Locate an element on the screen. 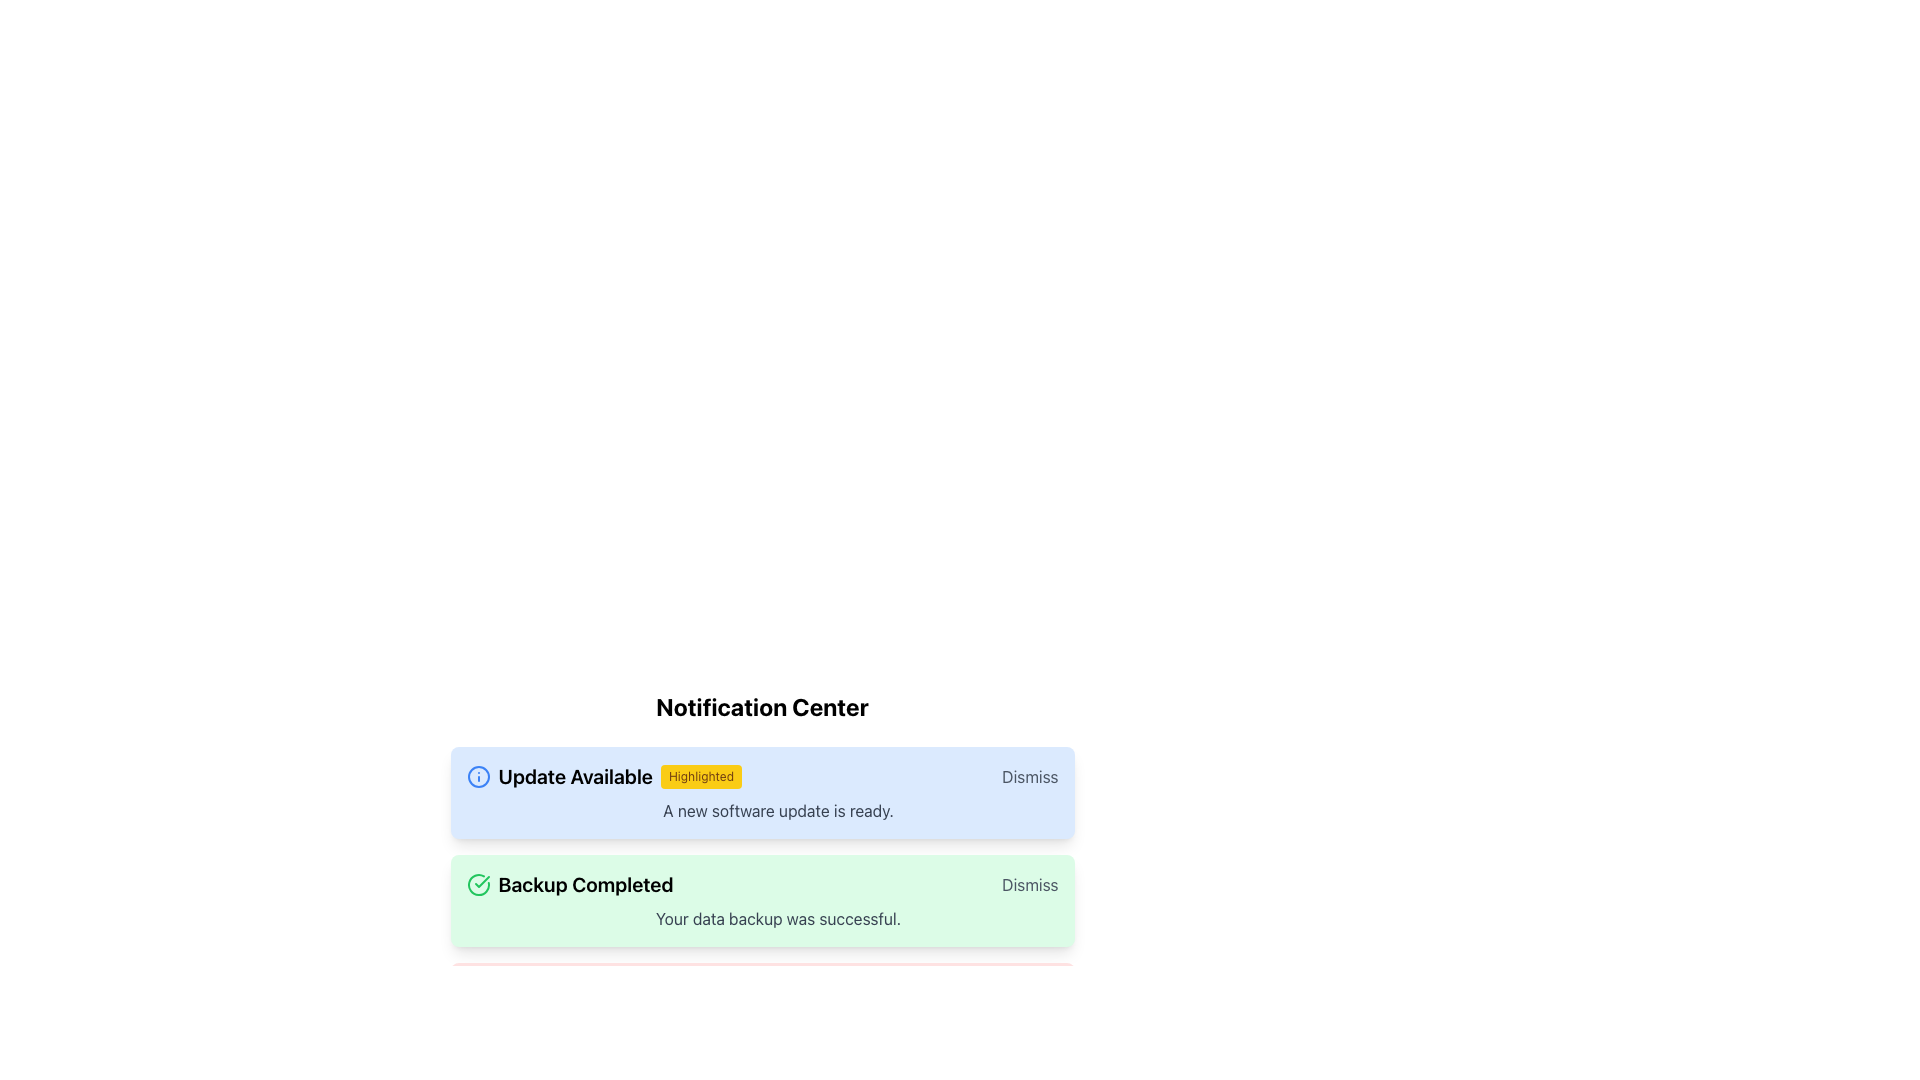 The height and width of the screenshot is (1080, 1920). the green circular icon indicating the successful status of the 'Backup Completed' notification located in the Notification Center is located at coordinates (481, 881).